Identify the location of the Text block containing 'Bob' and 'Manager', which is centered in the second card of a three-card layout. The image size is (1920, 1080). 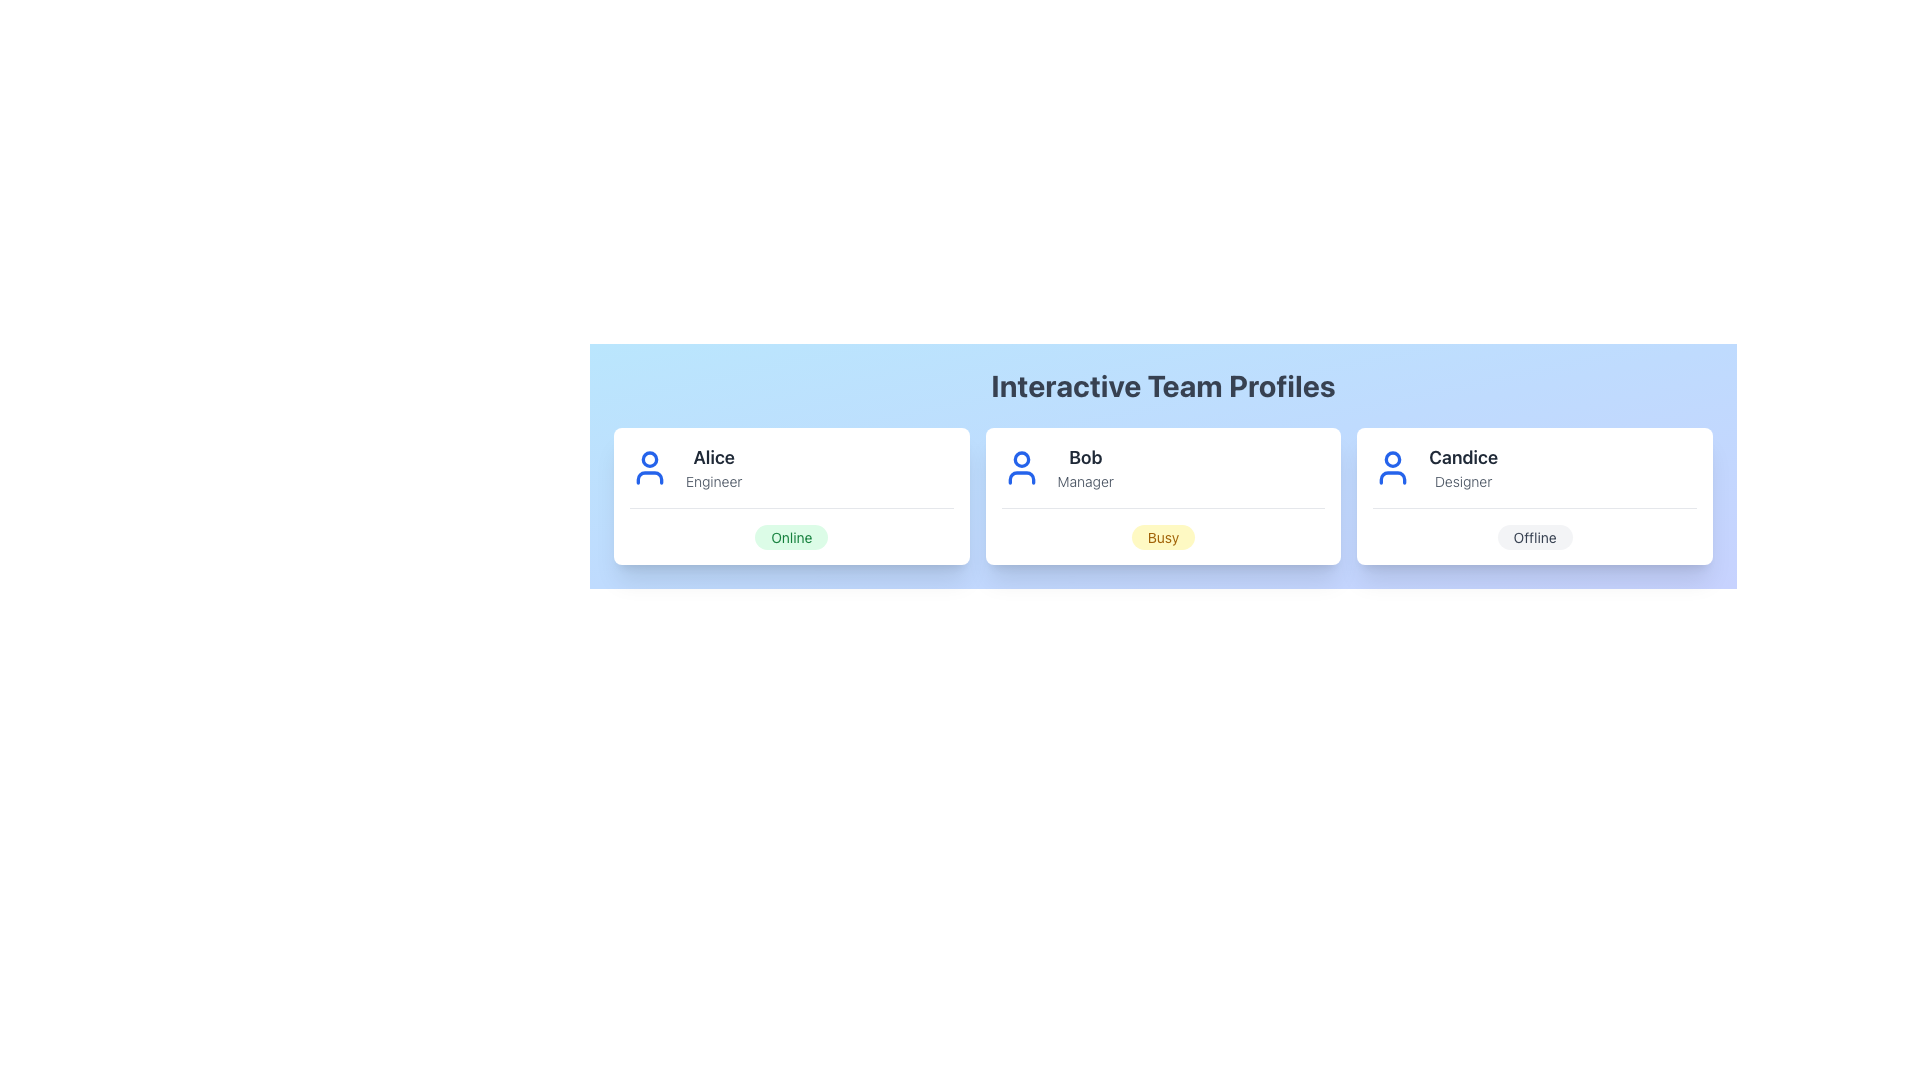
(1084, 467).